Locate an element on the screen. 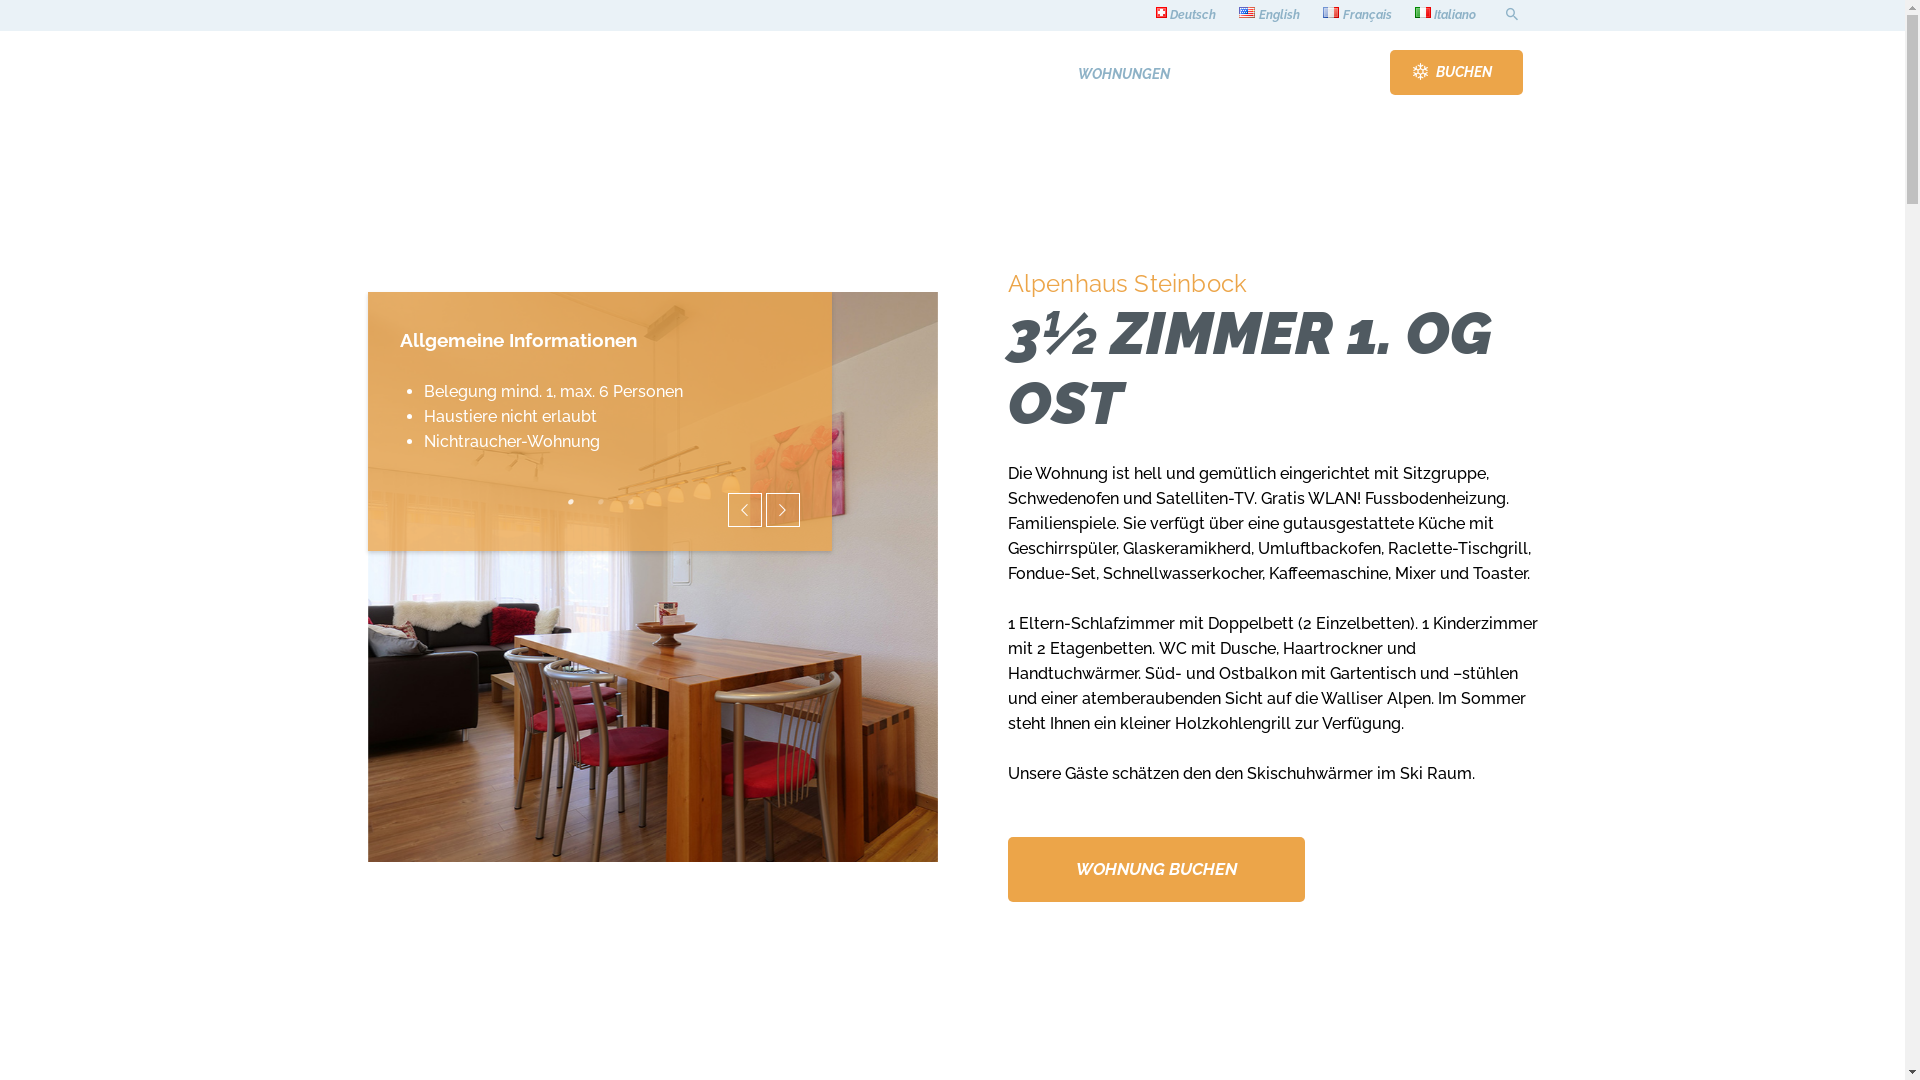  'Deutsch' is located at coordinates (1156, 12).